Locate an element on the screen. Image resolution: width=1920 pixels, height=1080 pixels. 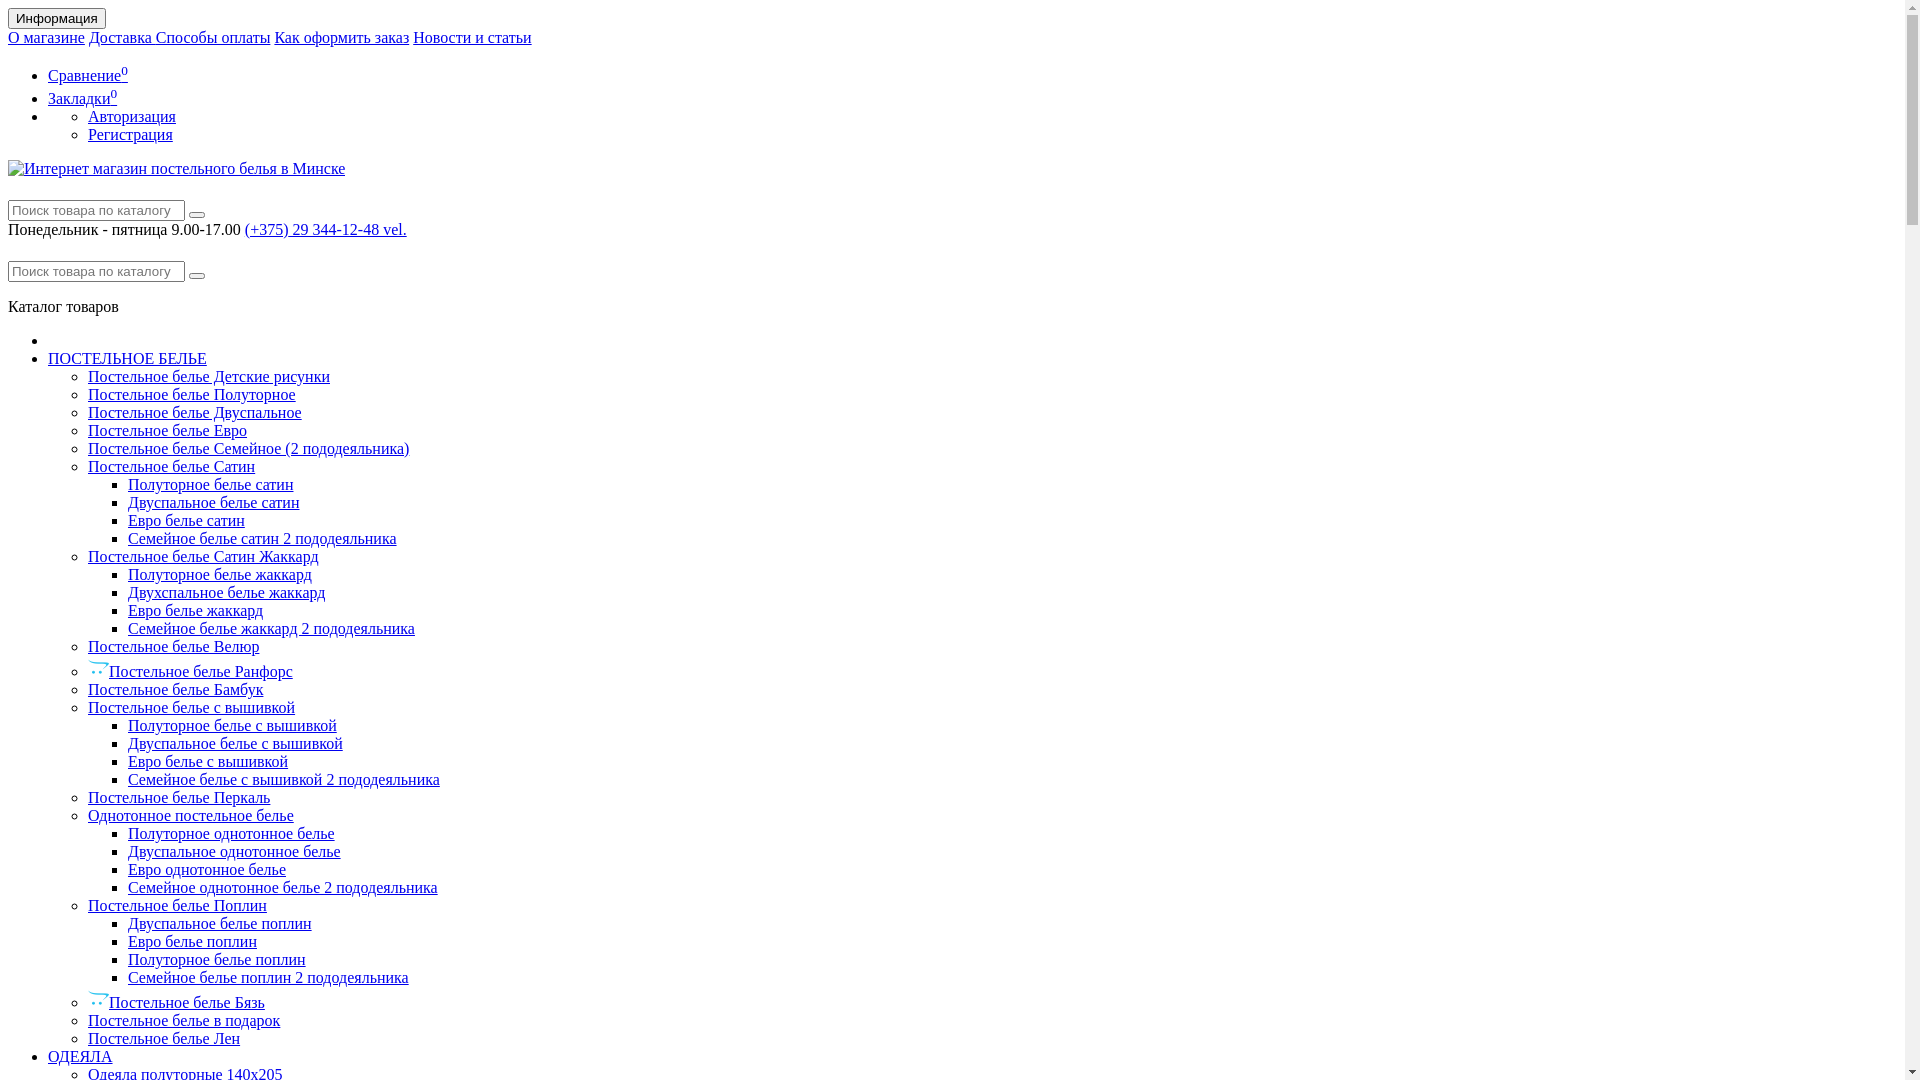
'(+375) 29 344-12-48 vel.' is located at coordinates (326, 228).